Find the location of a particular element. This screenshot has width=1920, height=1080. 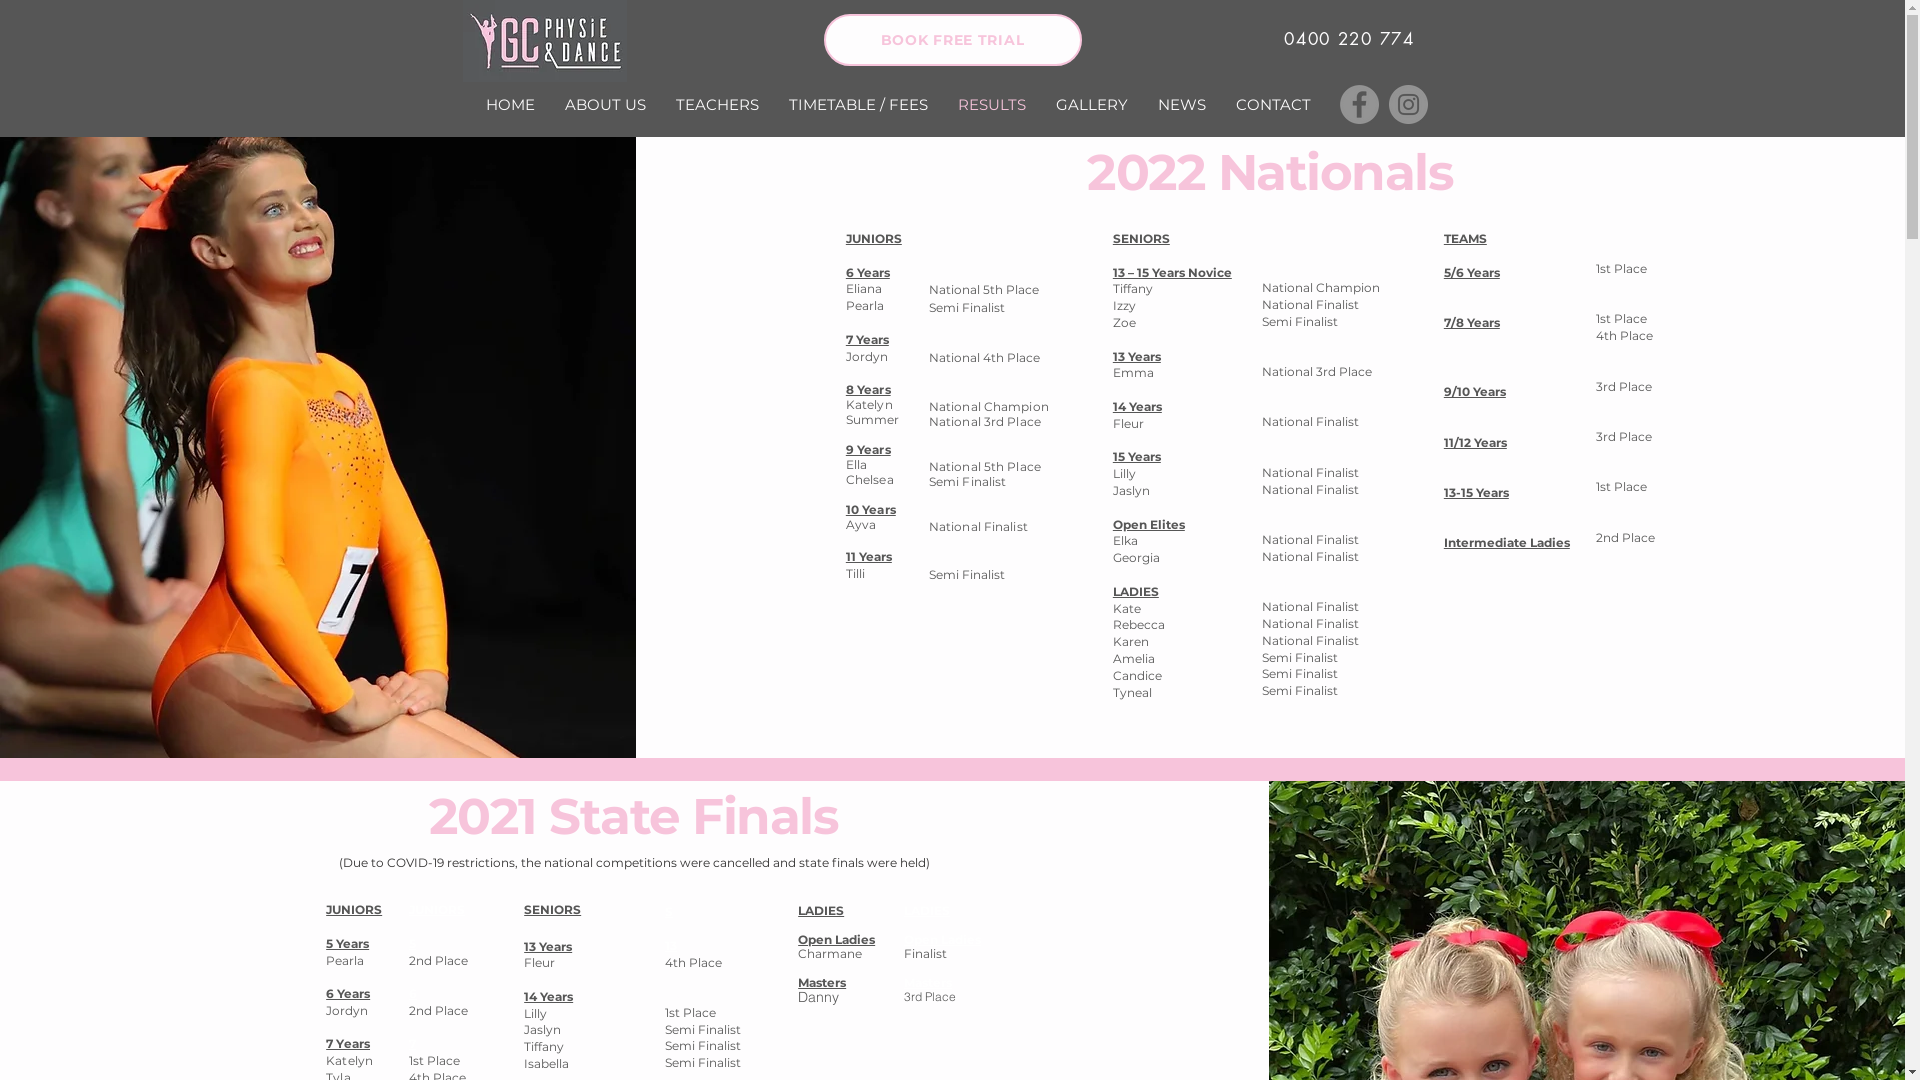

'ABOUT US' is located at coordinates (604, 104).